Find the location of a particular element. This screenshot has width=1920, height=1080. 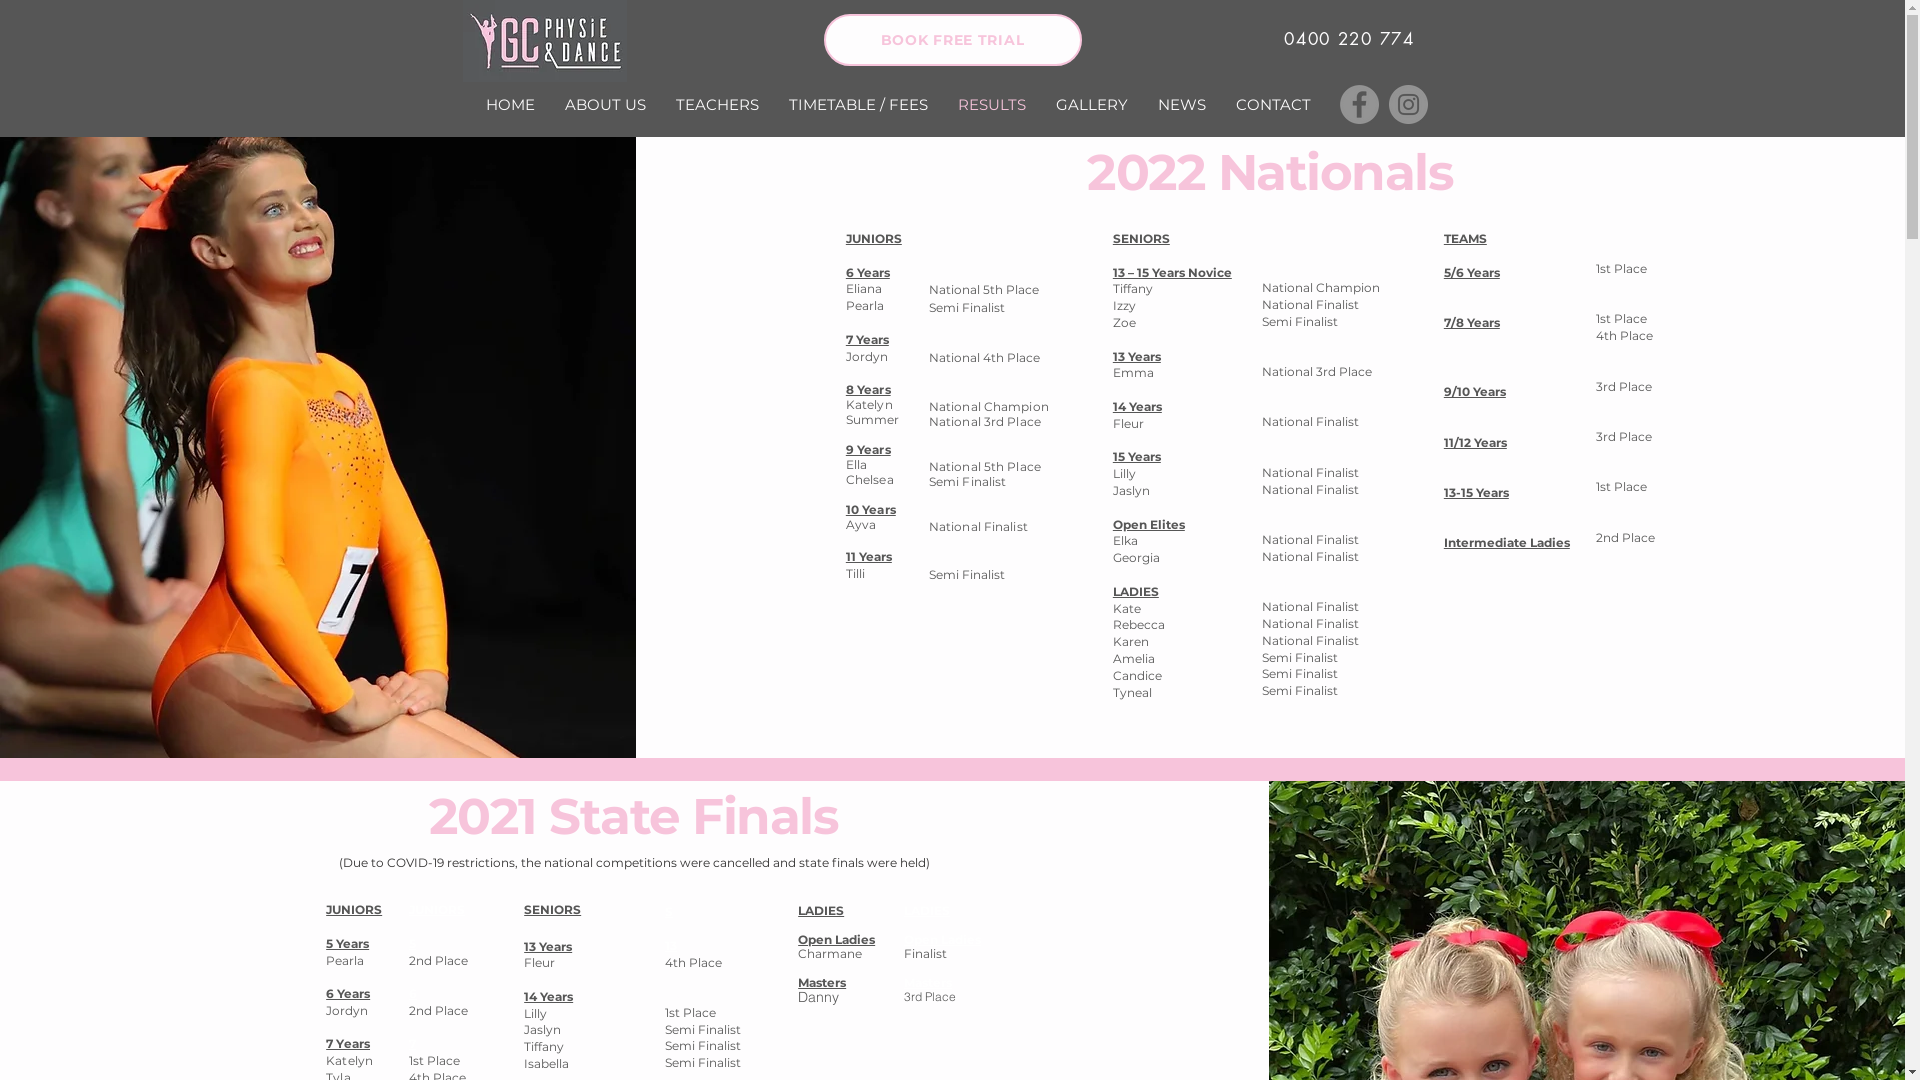

'ABOUT US' is located at coordinates (604, 104).